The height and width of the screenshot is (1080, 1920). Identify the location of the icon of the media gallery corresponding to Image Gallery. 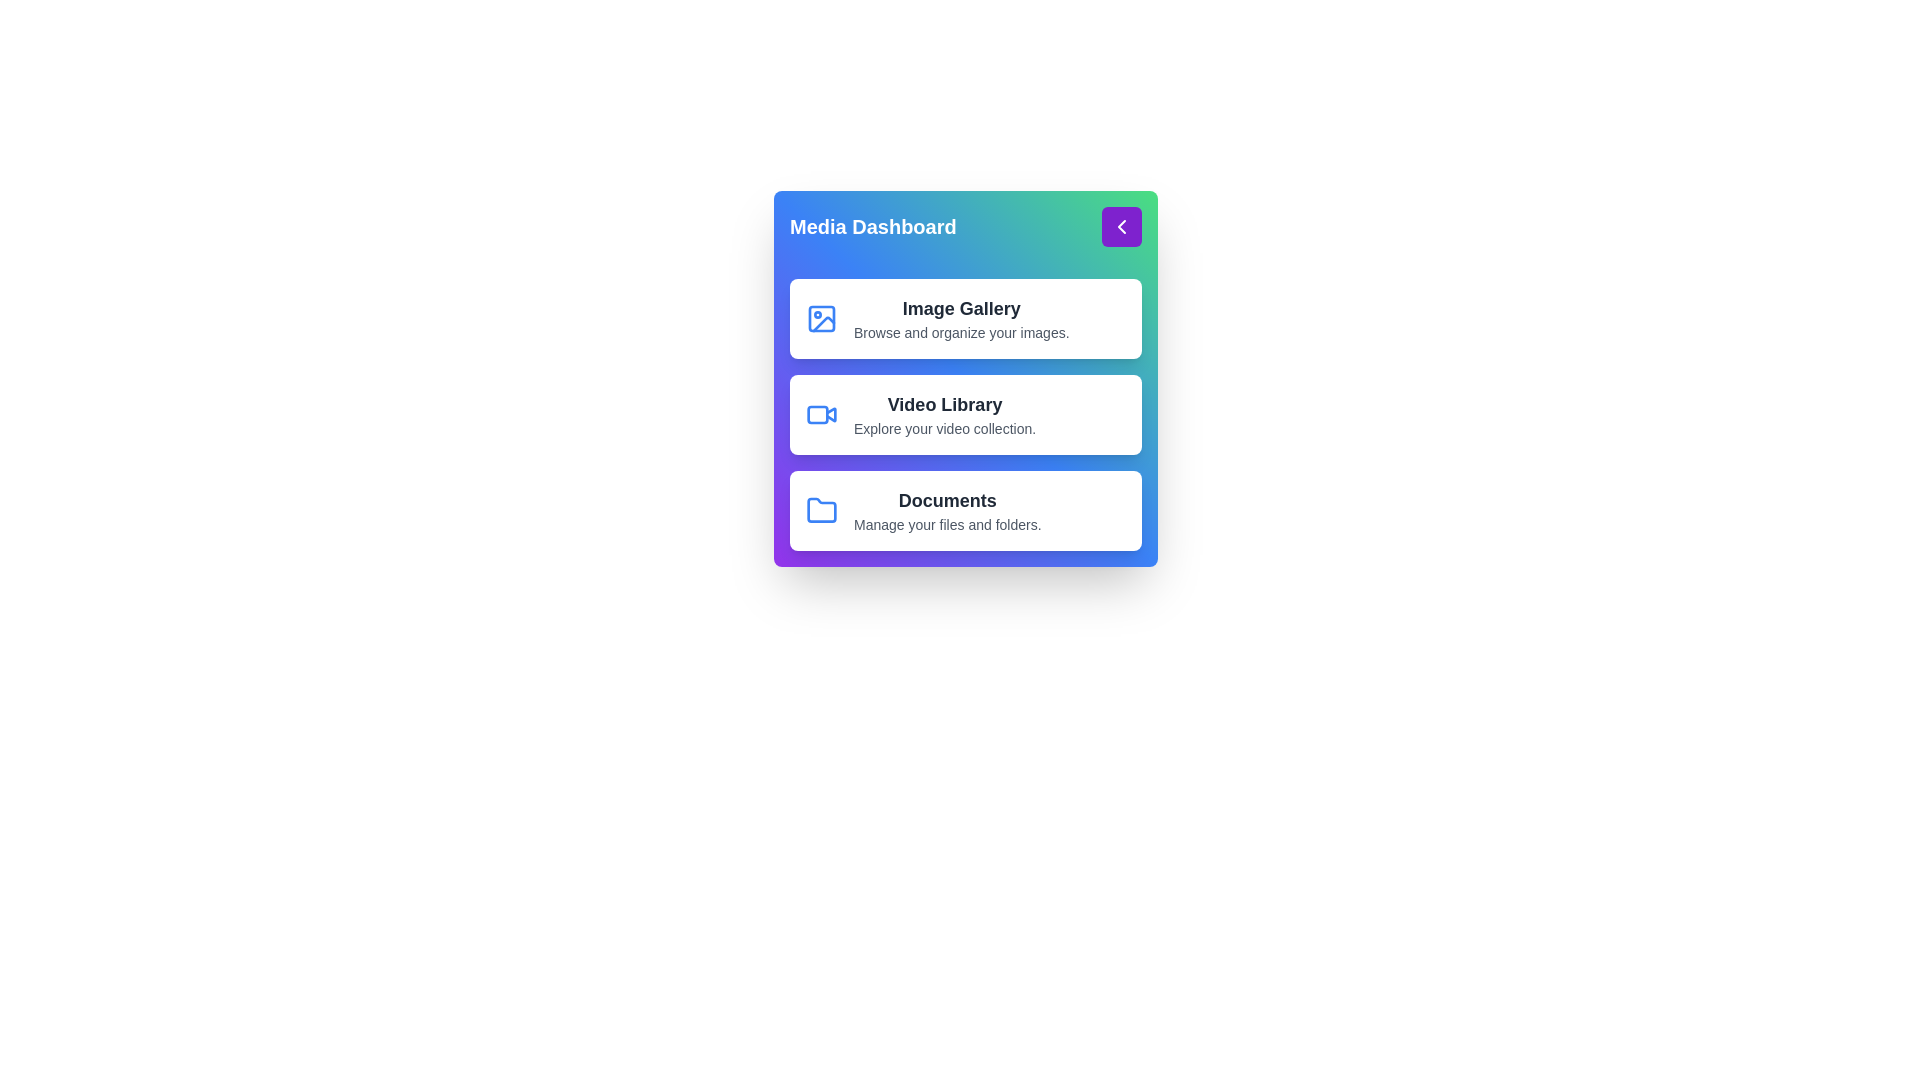
(821, 318).